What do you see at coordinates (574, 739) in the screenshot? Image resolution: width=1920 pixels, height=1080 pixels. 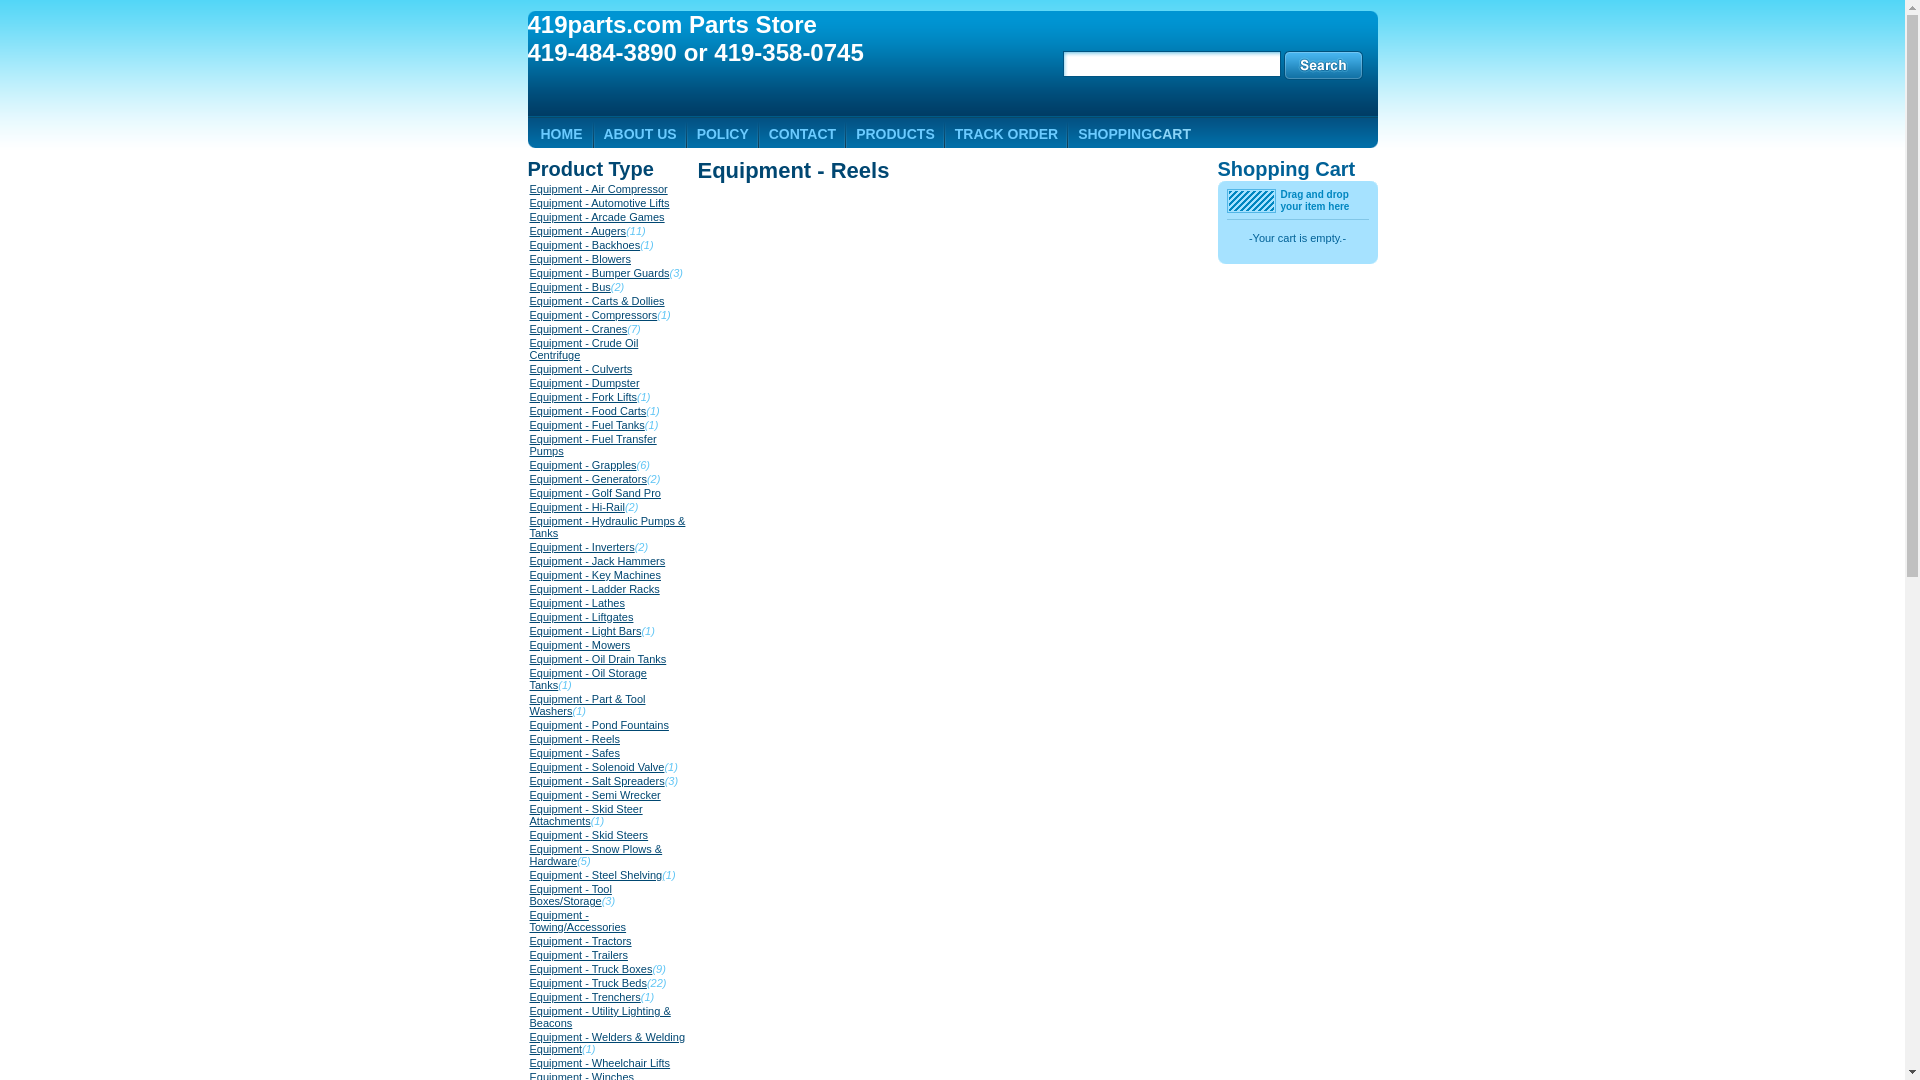 I see `'Equipment - Reels'` at bounding box center [574, 739].